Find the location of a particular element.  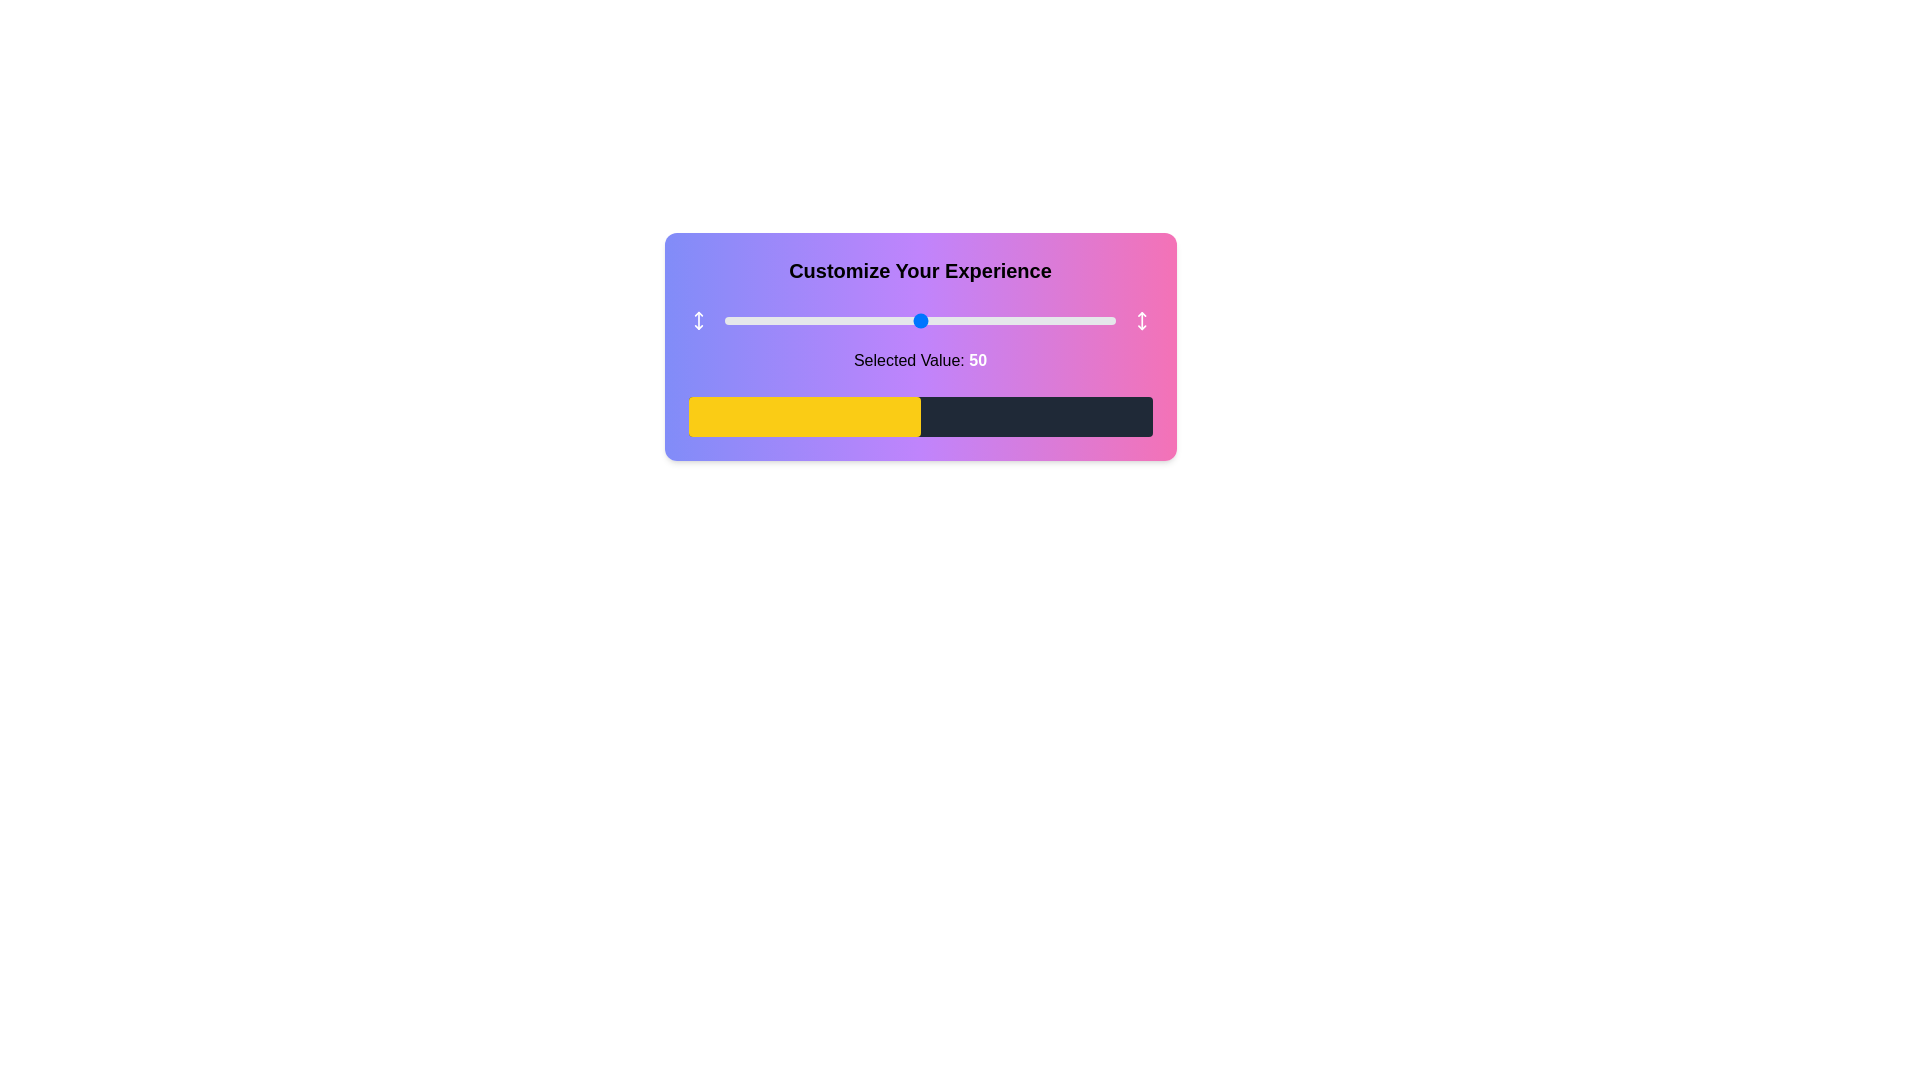

the slider to set its value to 77 is located at coordinates (1026, 319).